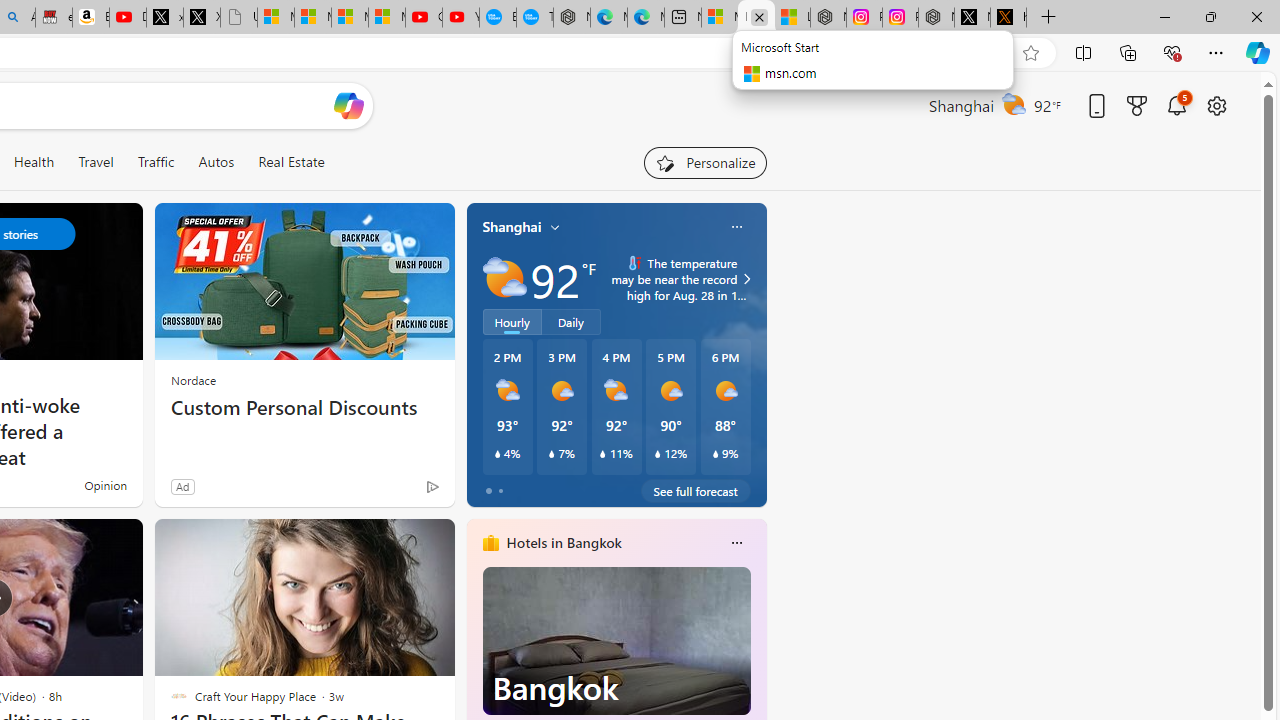  I want to click on 'Traffic', so click(155, 161).